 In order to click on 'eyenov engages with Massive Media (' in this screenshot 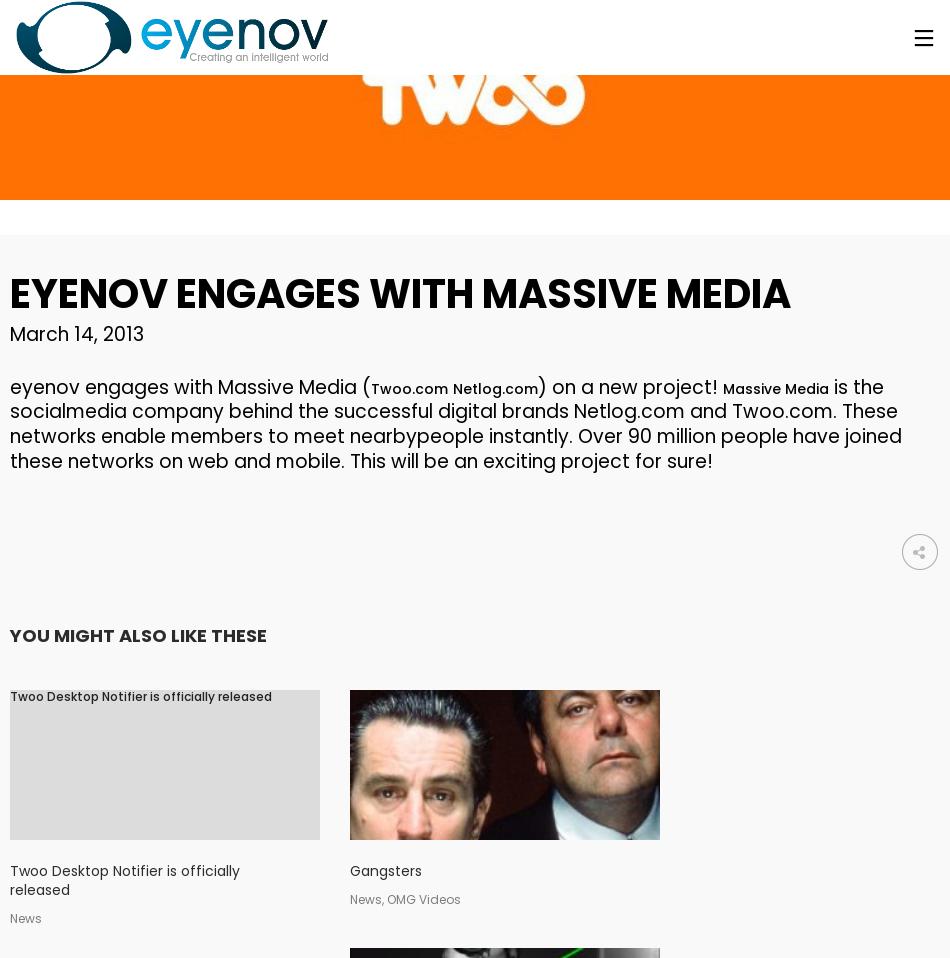, I will do `click(190, 385)`.